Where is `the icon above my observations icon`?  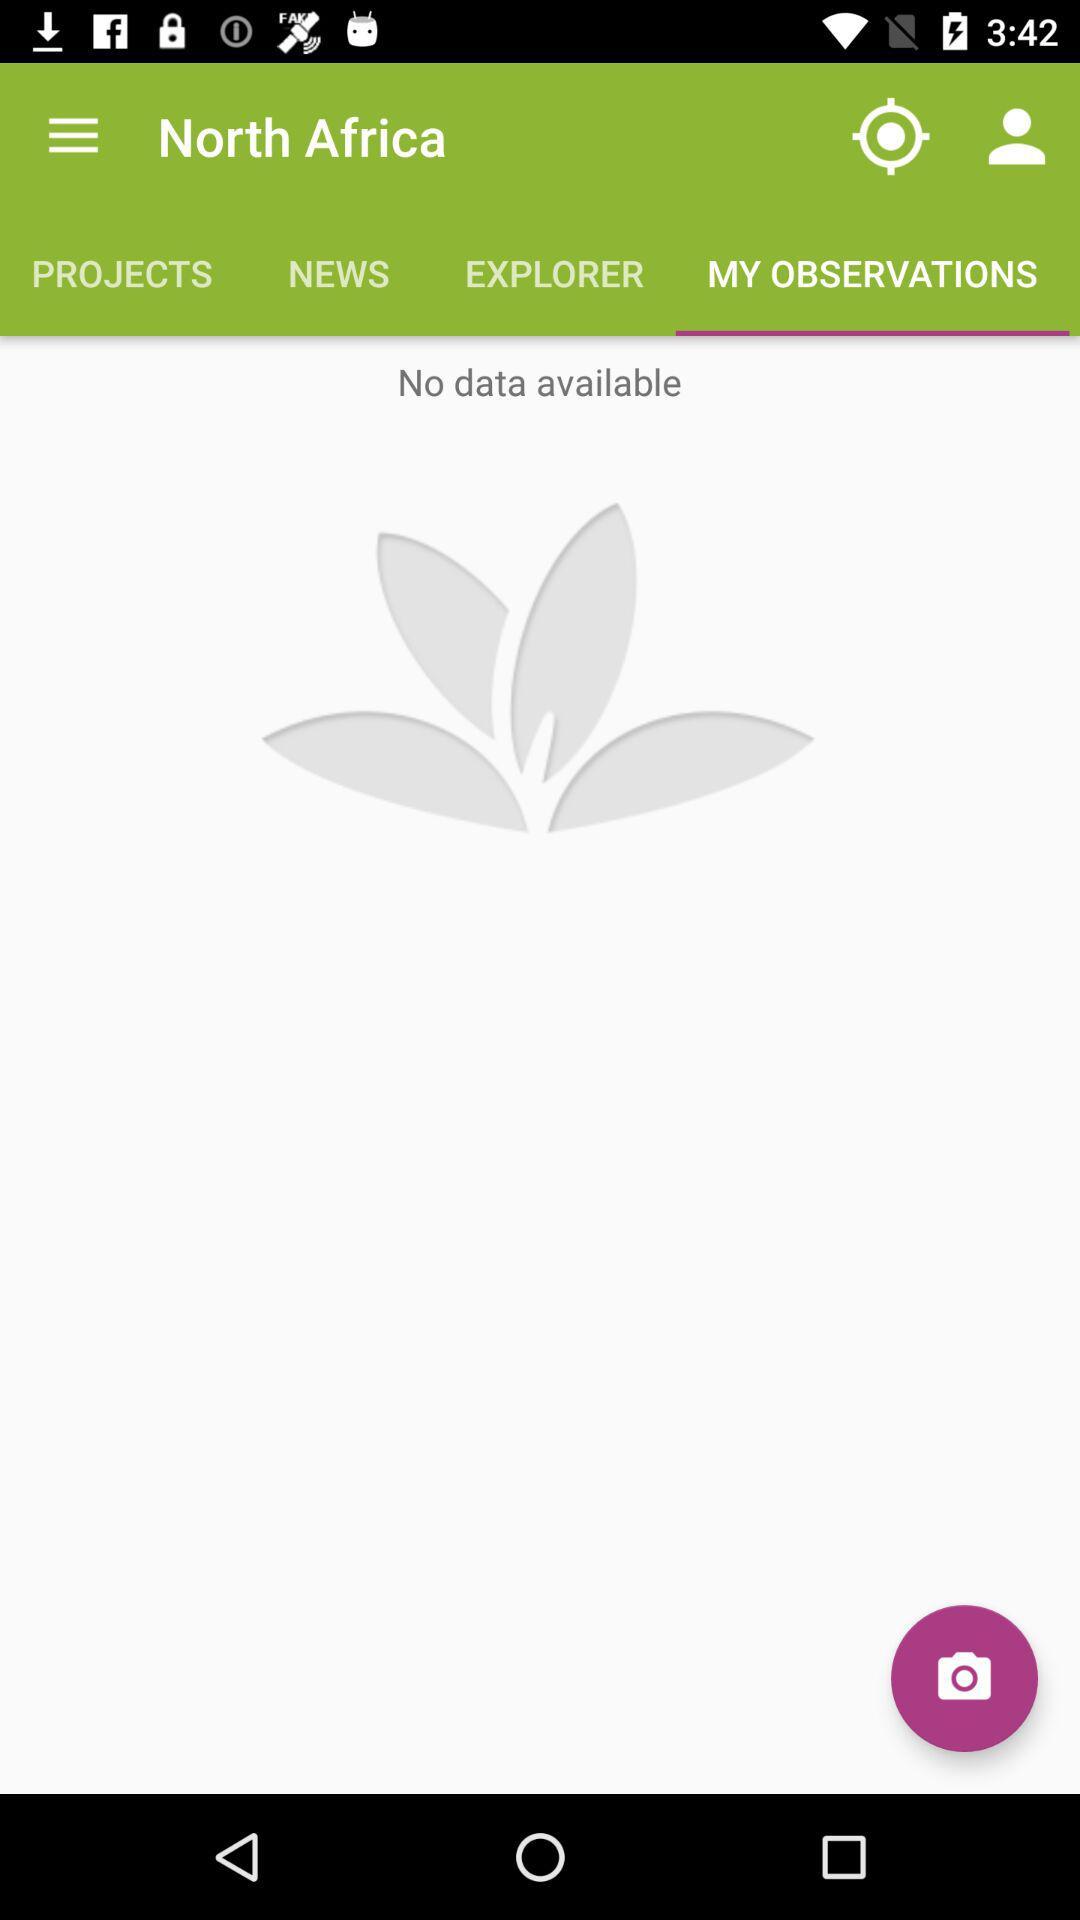 the icon above my observations icon is located at coordinates (890, 135).